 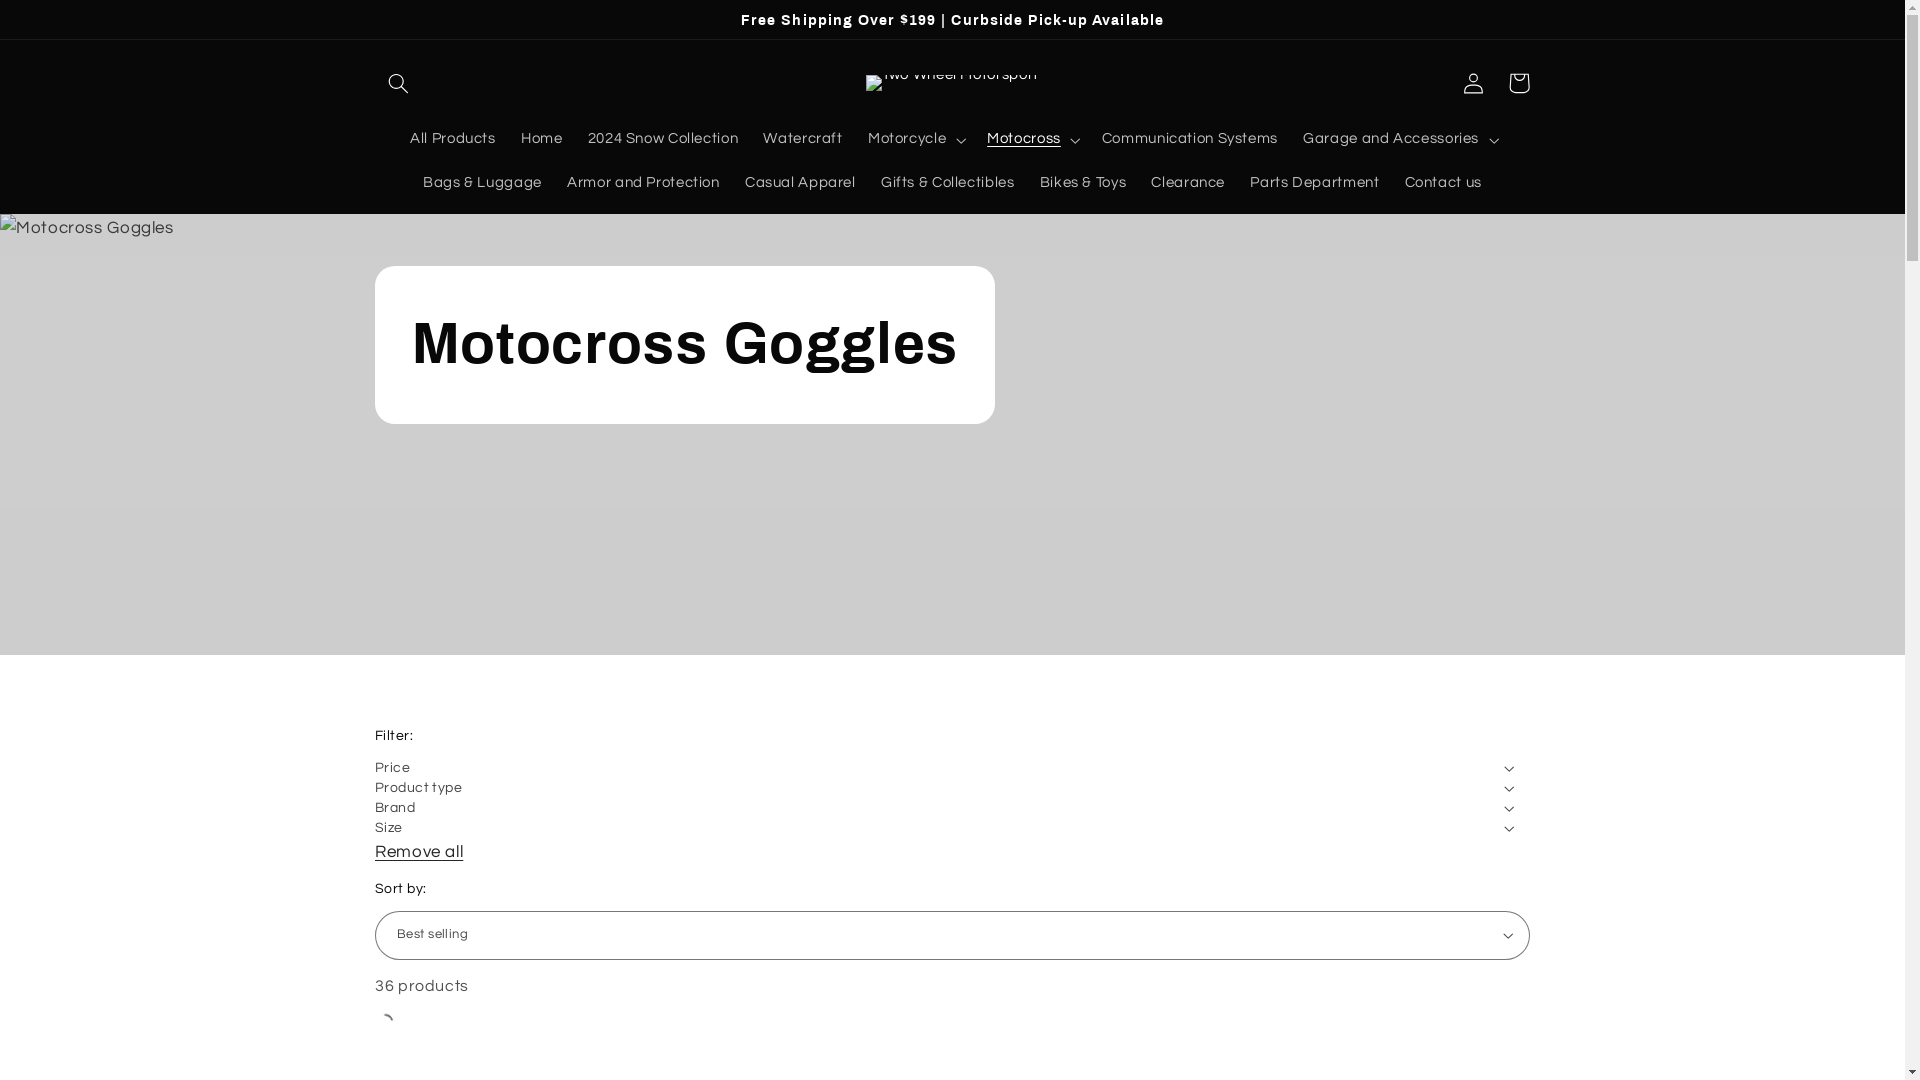 I want to click on 'Parts Department', so click(x=1315, y=184).